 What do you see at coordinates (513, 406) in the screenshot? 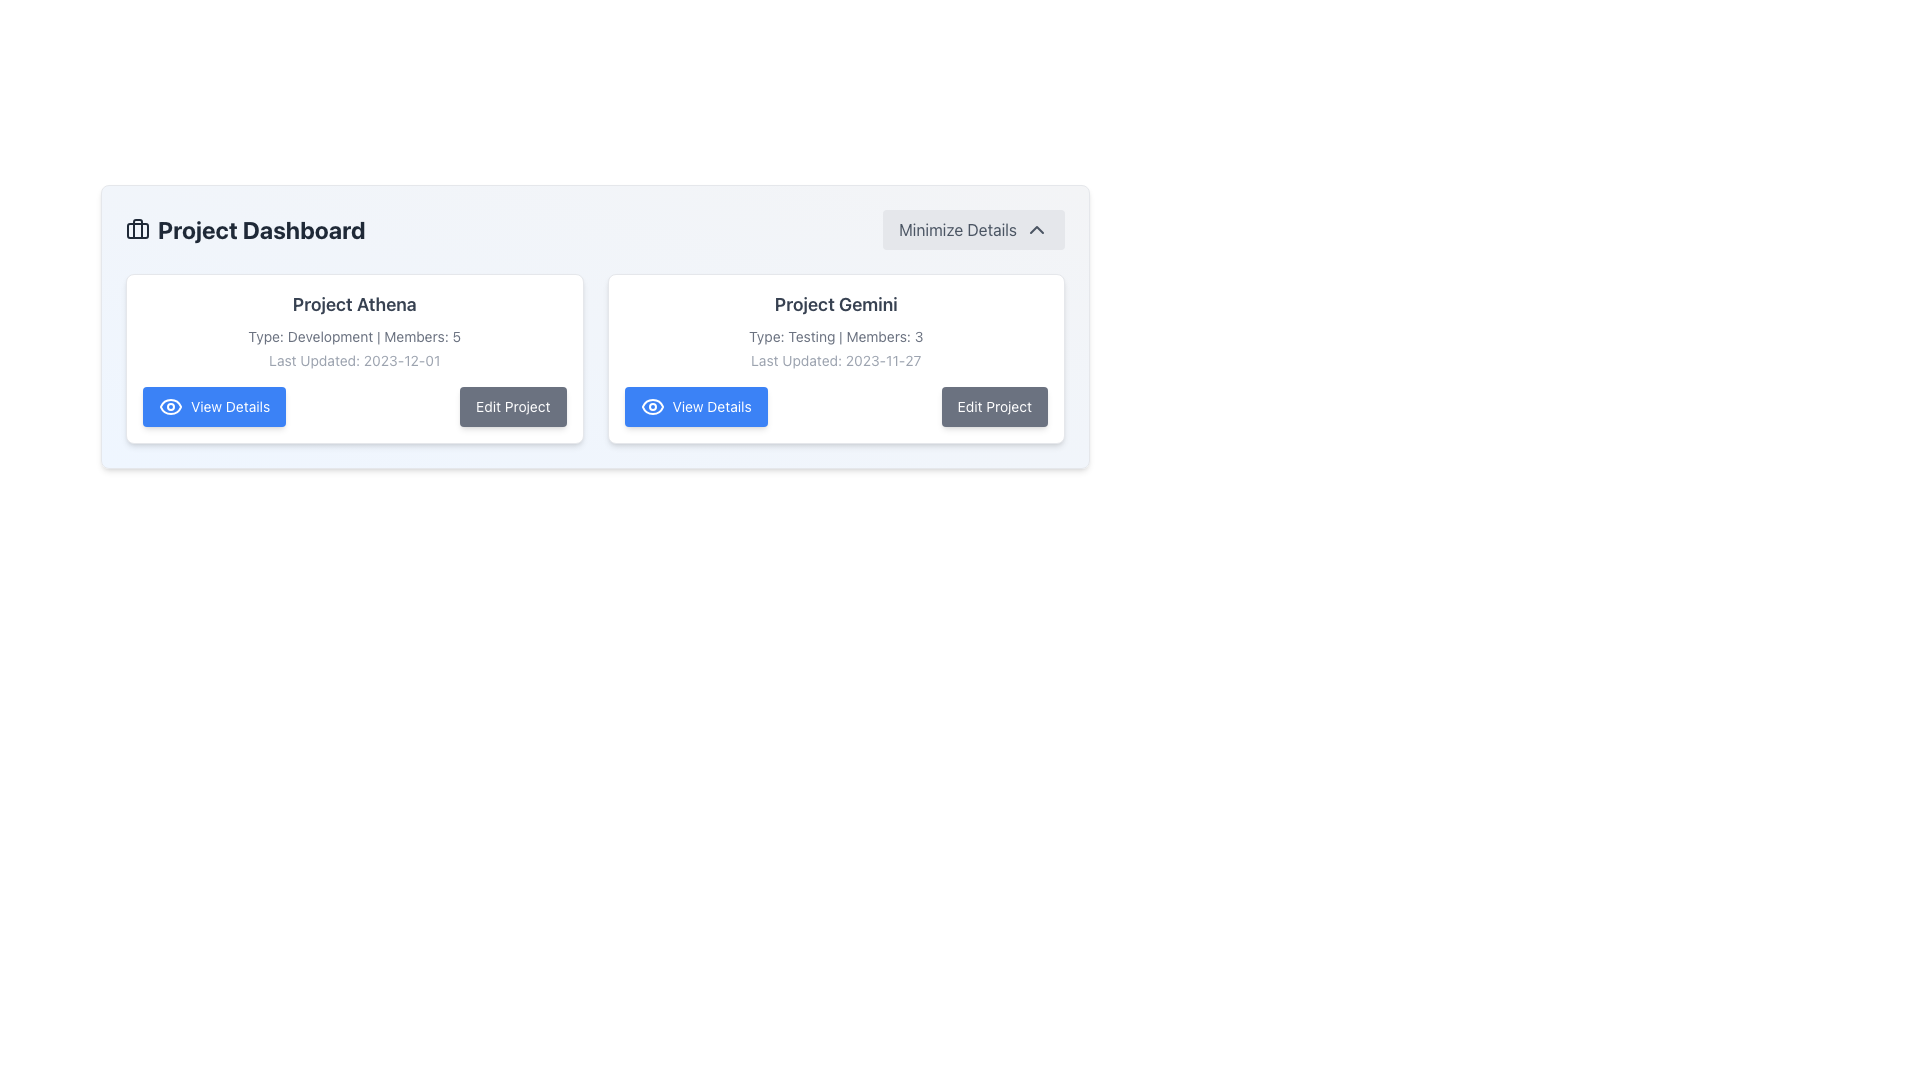
I see `the 'Edit Project' button, which has a rounded gray background and white text, to initiate the edit action` at bounding box center [513, 406].